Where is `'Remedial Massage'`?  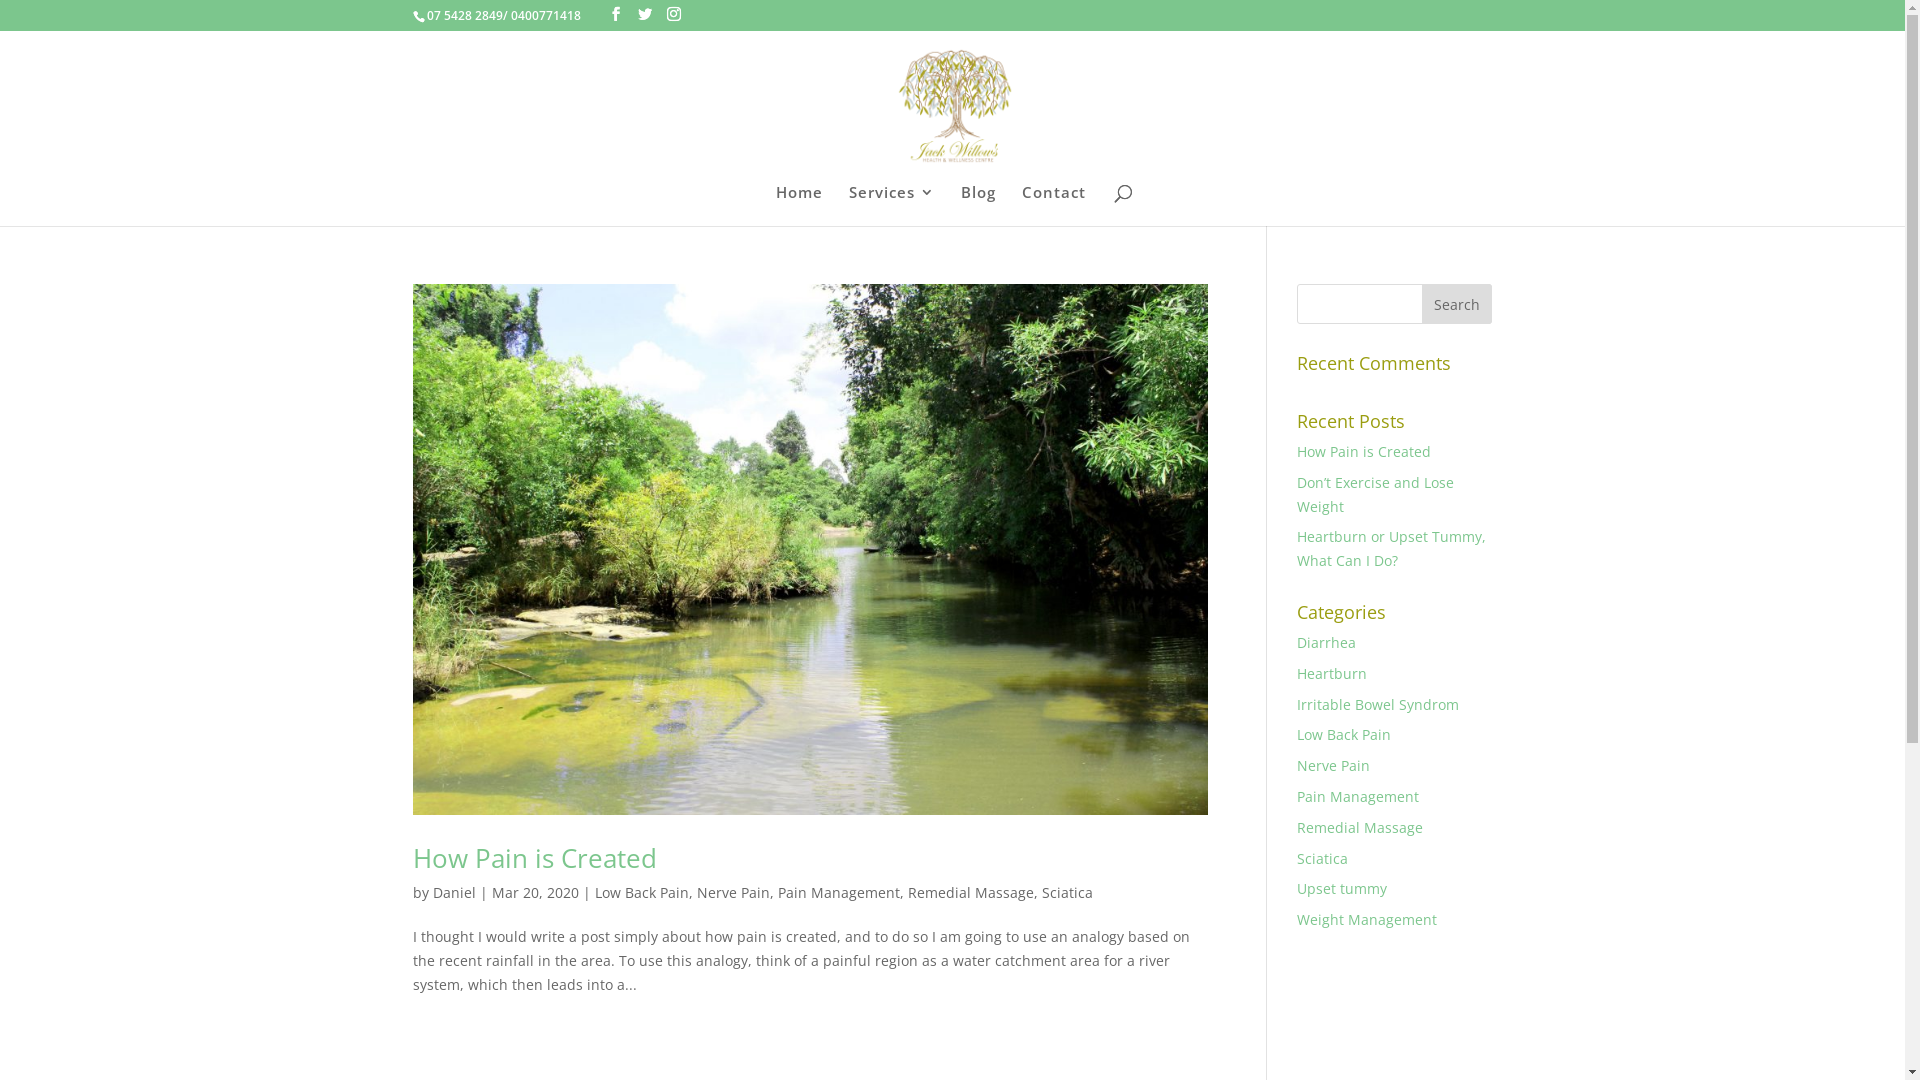
'Remedial Massage' is located at coordinates (1296, 827).